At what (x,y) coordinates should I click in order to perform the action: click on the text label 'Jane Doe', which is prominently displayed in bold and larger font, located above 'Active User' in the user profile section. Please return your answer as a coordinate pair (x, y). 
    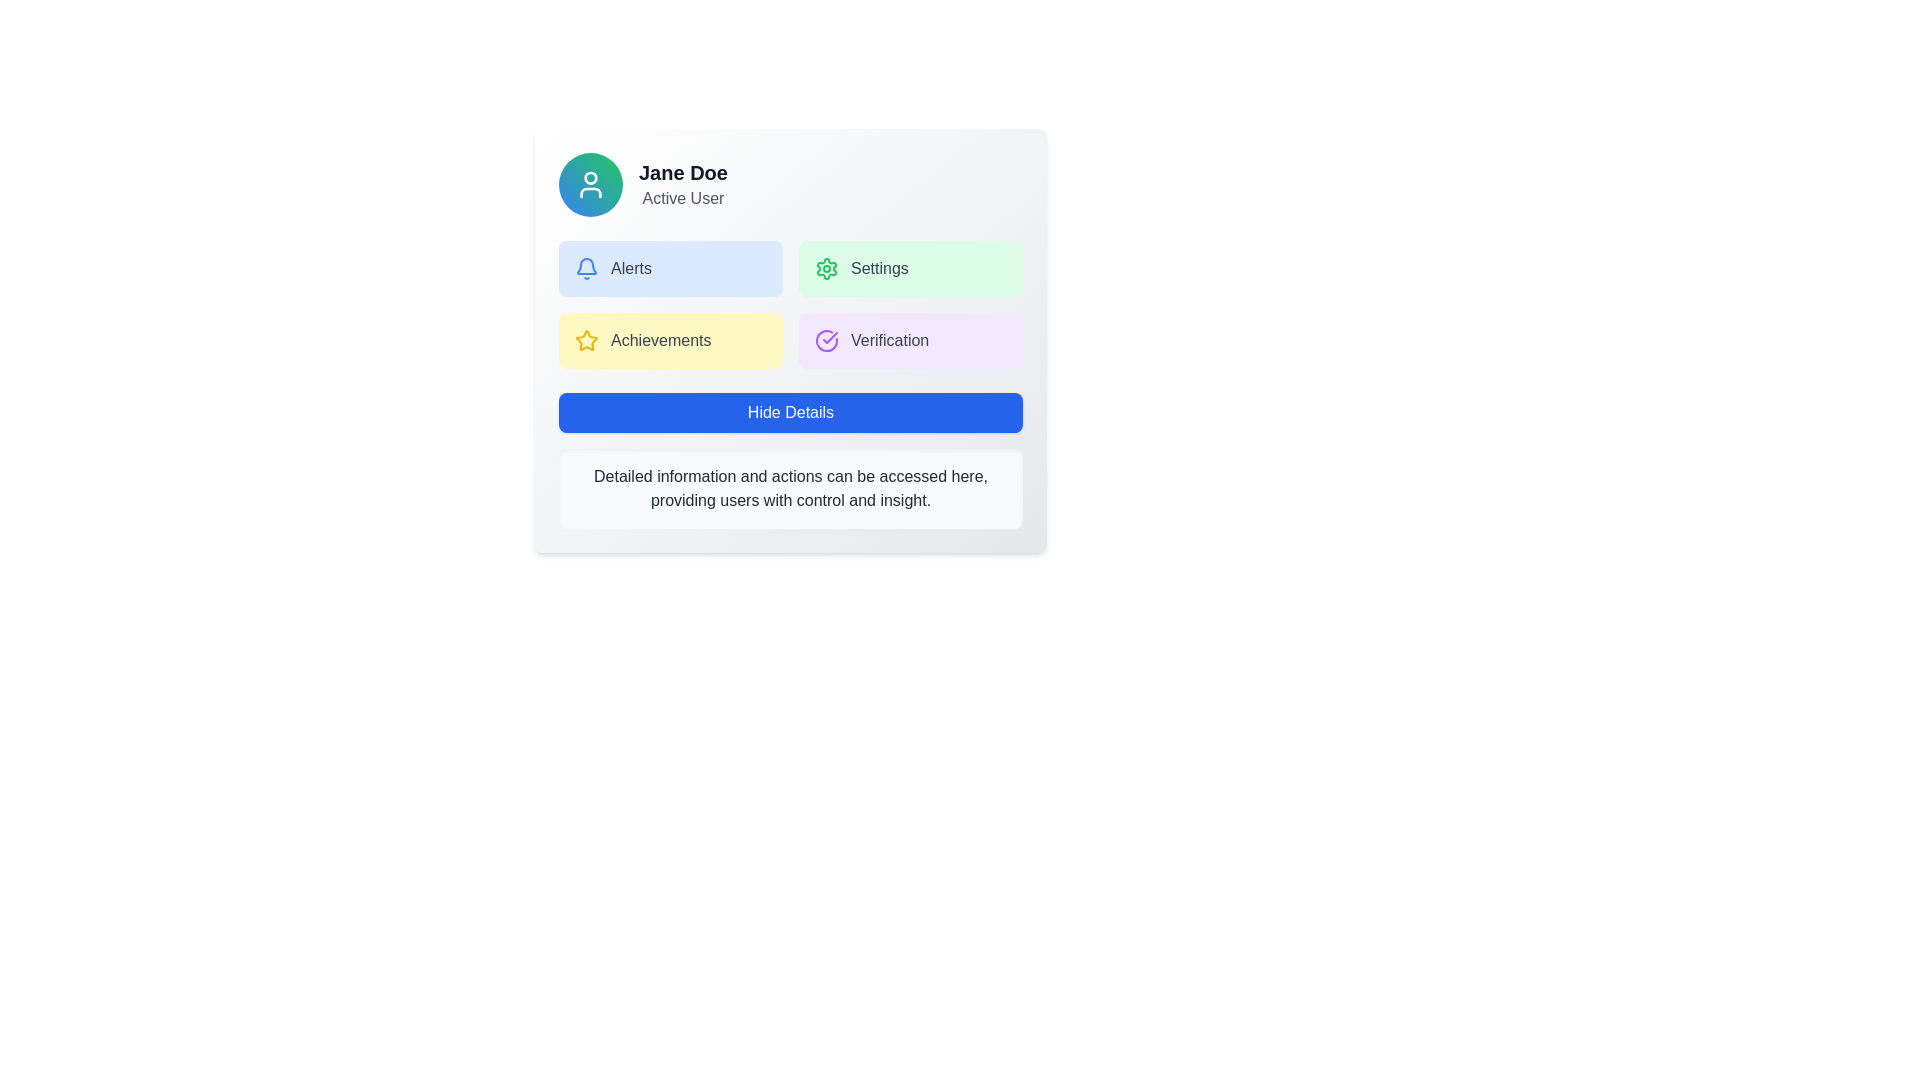
    Looking at the image, I should click on (683, 172).